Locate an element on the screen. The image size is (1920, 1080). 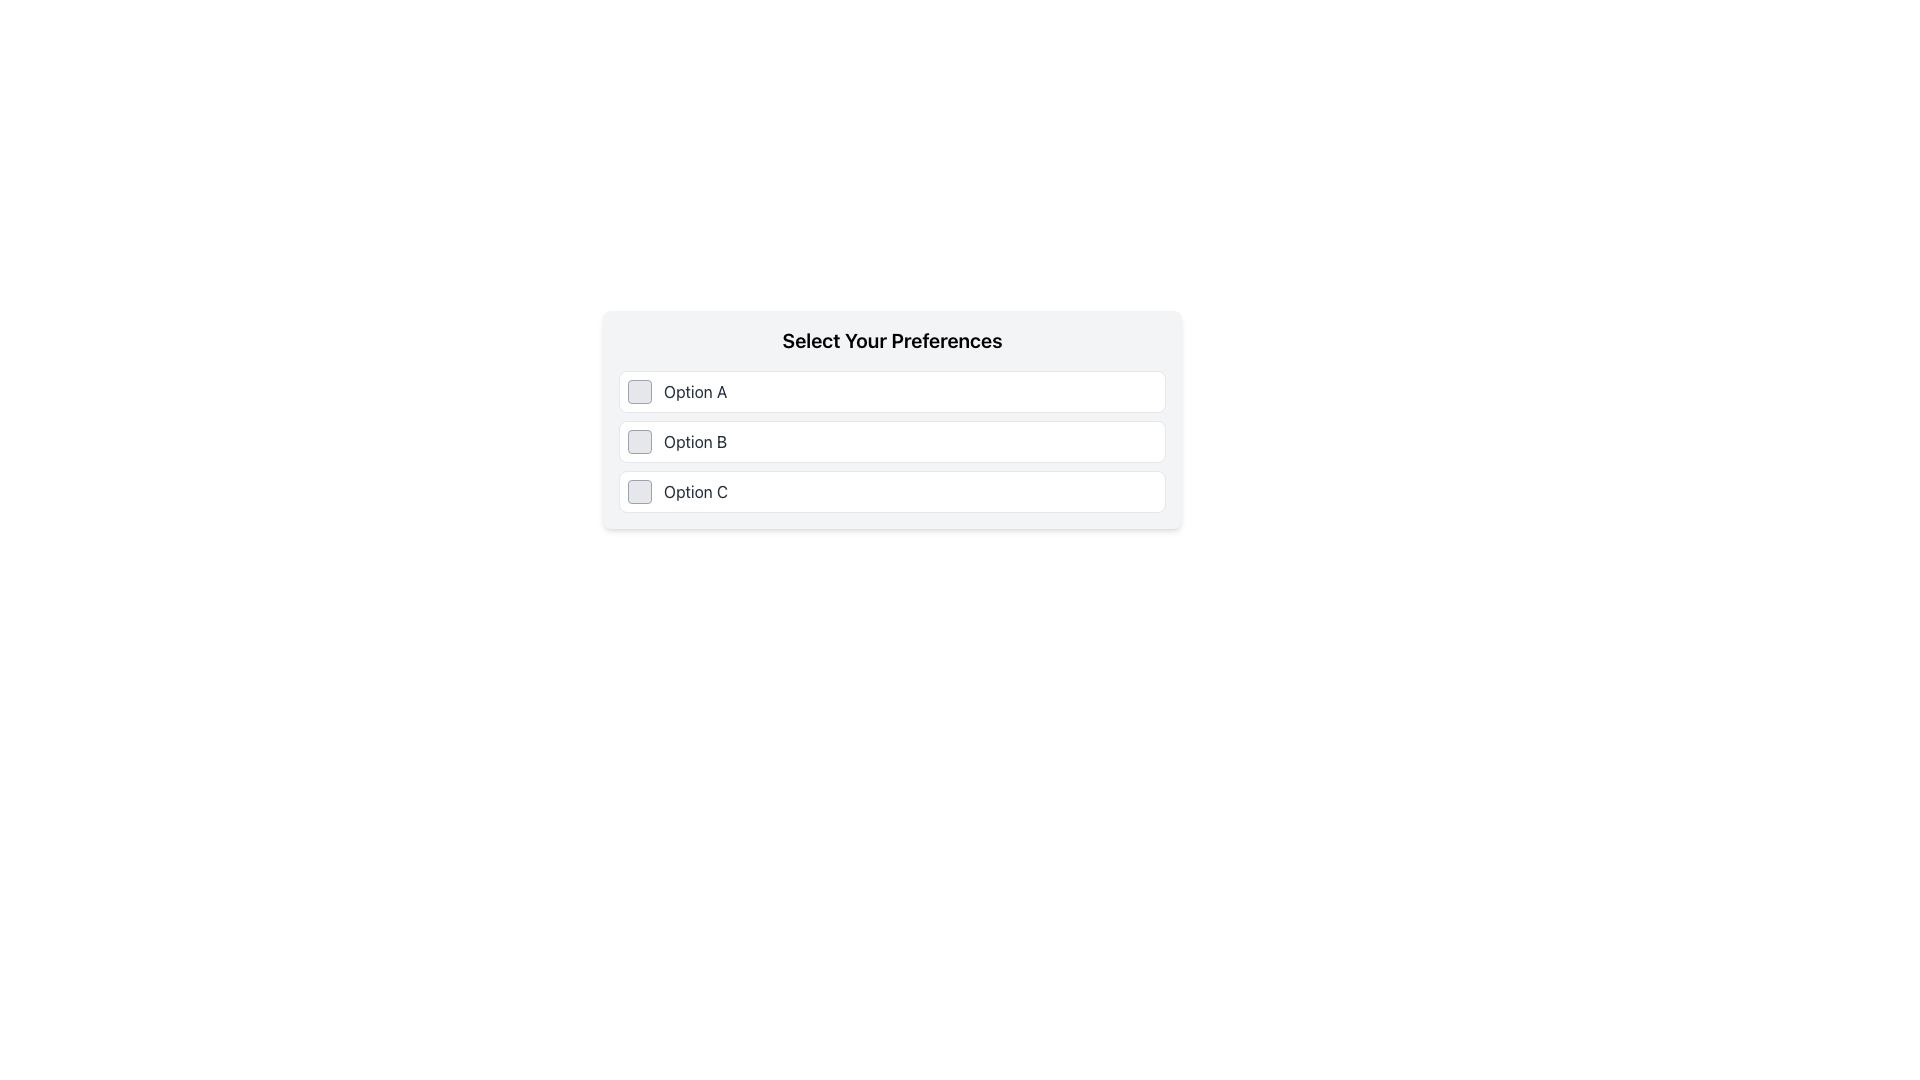
the small square gray checkbox located to the left of the text 'Option A' is located at coordinates (638, 392).